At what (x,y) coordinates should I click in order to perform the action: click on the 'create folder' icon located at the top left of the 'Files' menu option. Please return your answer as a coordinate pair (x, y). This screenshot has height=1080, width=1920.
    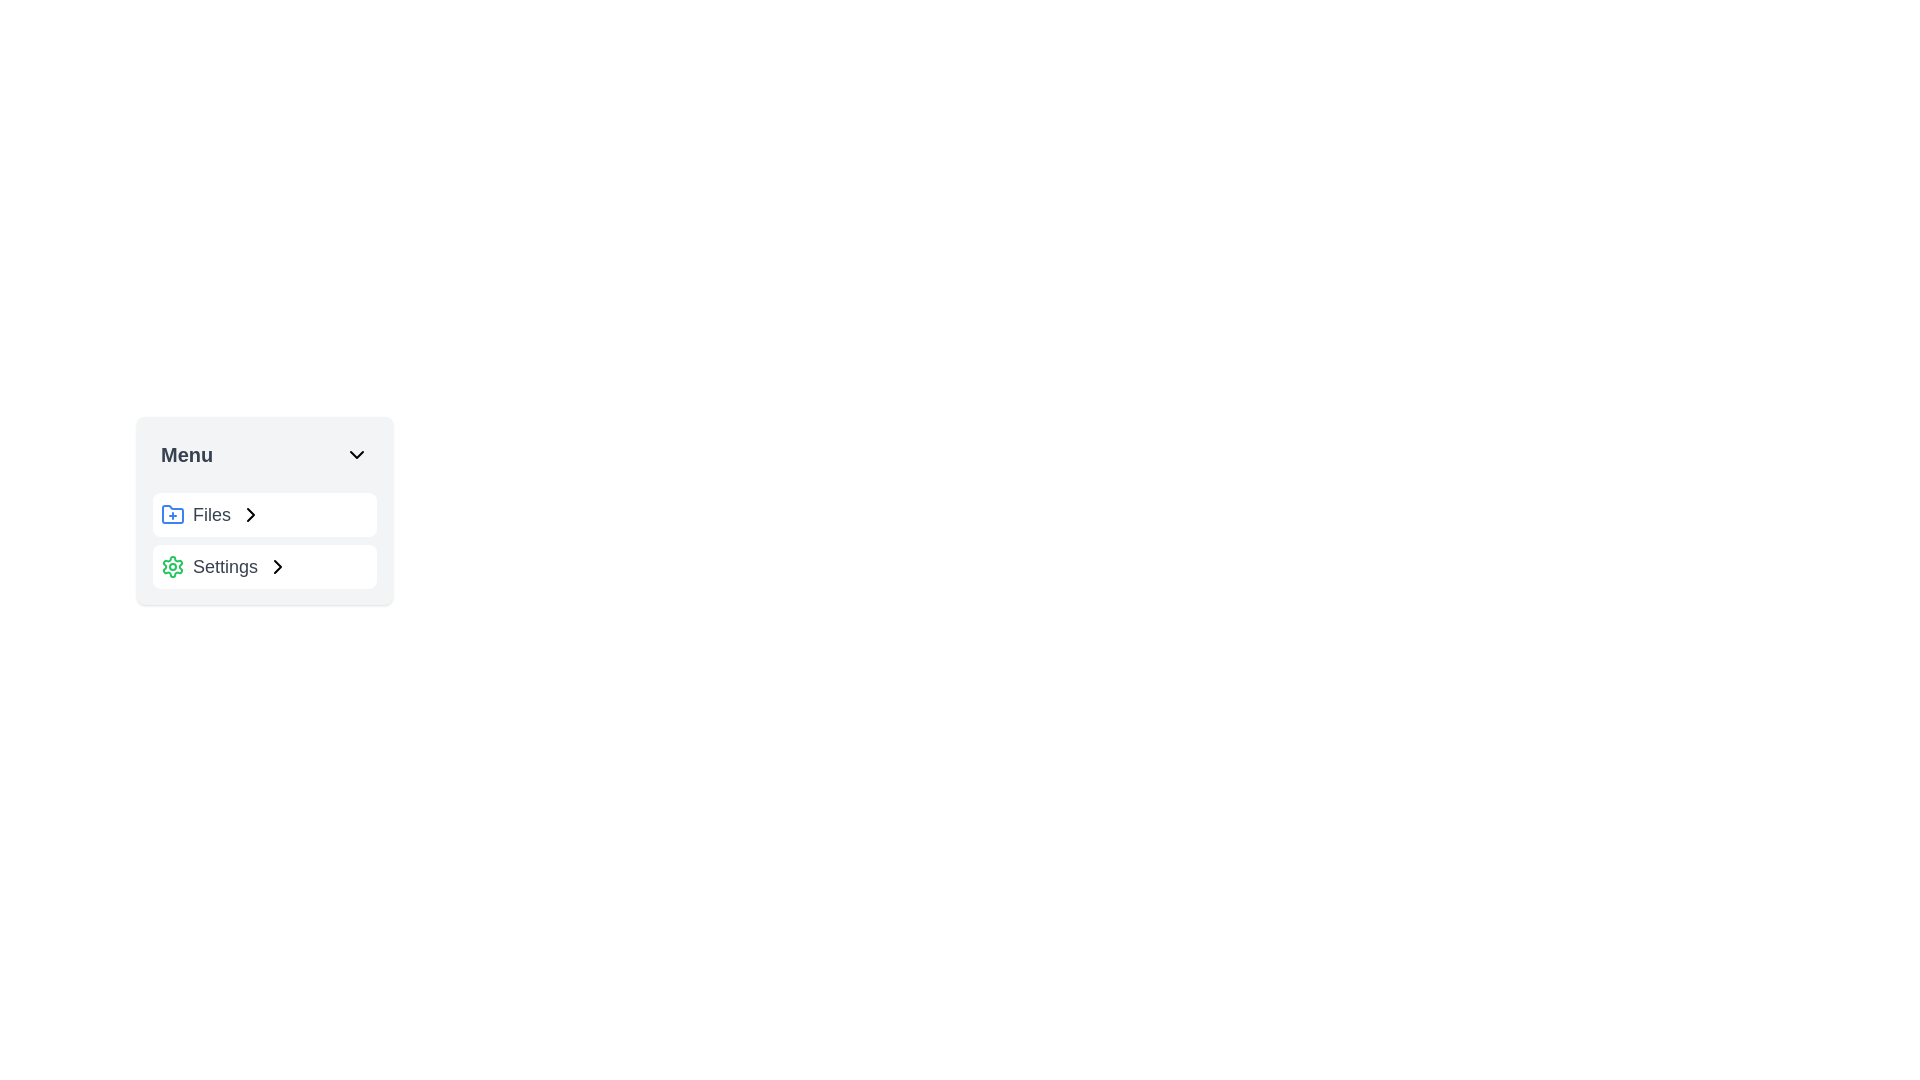
    Looking at the image, I should click on (172, 514).